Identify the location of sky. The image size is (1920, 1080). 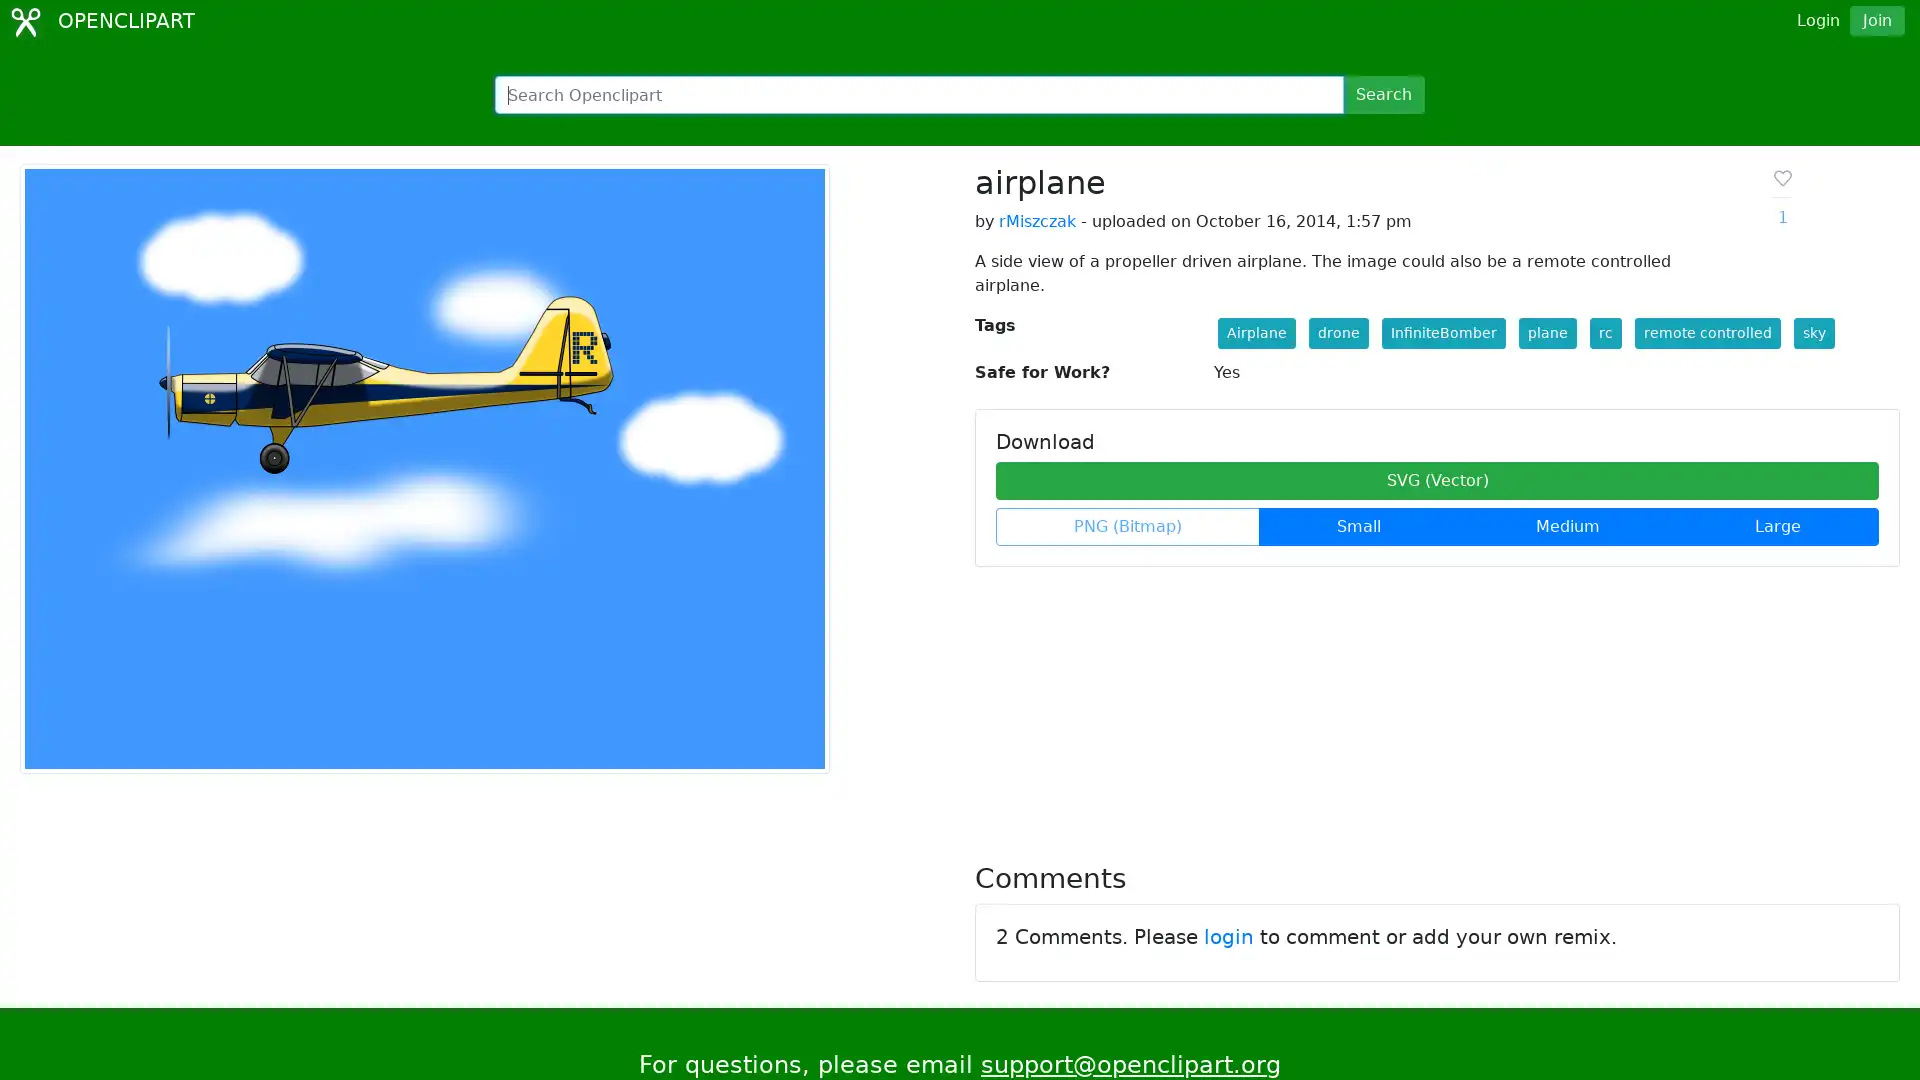
(1813, 332).